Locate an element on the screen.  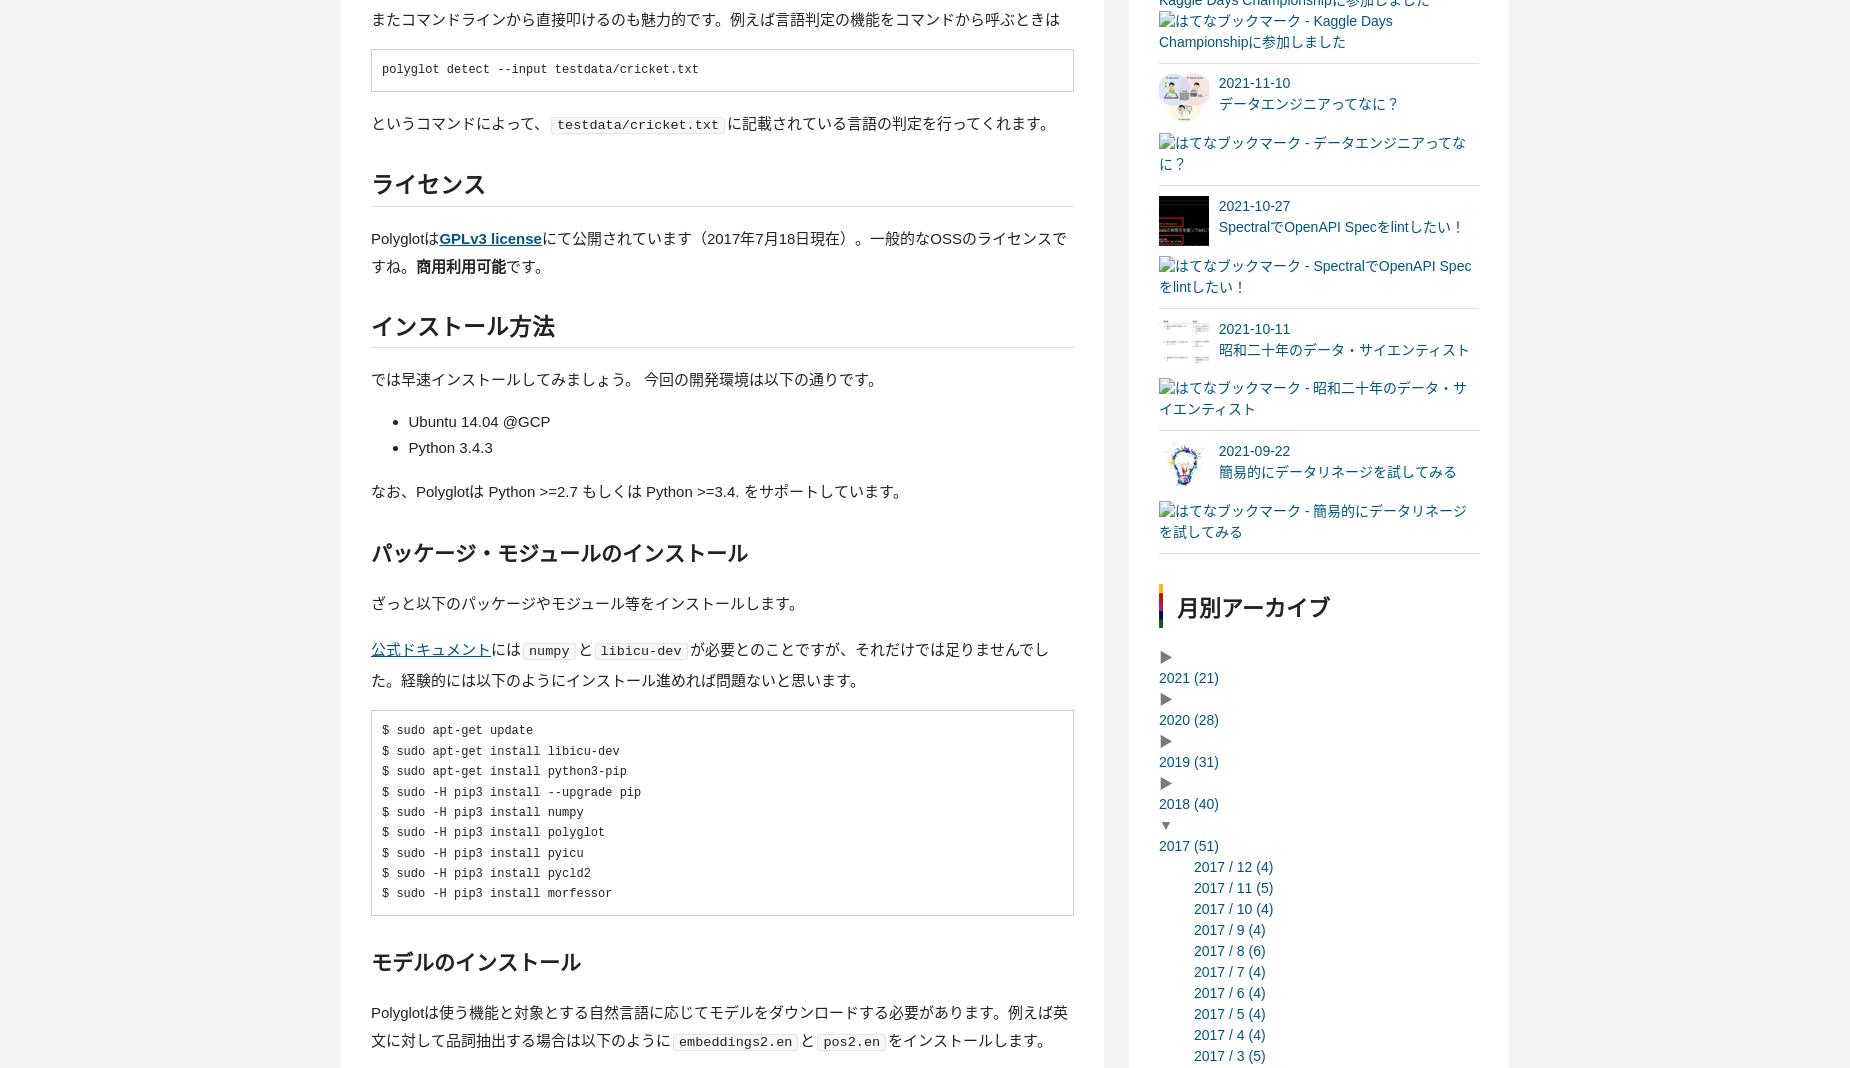
'2021-10-11' is located at coordinates (1252, 326).